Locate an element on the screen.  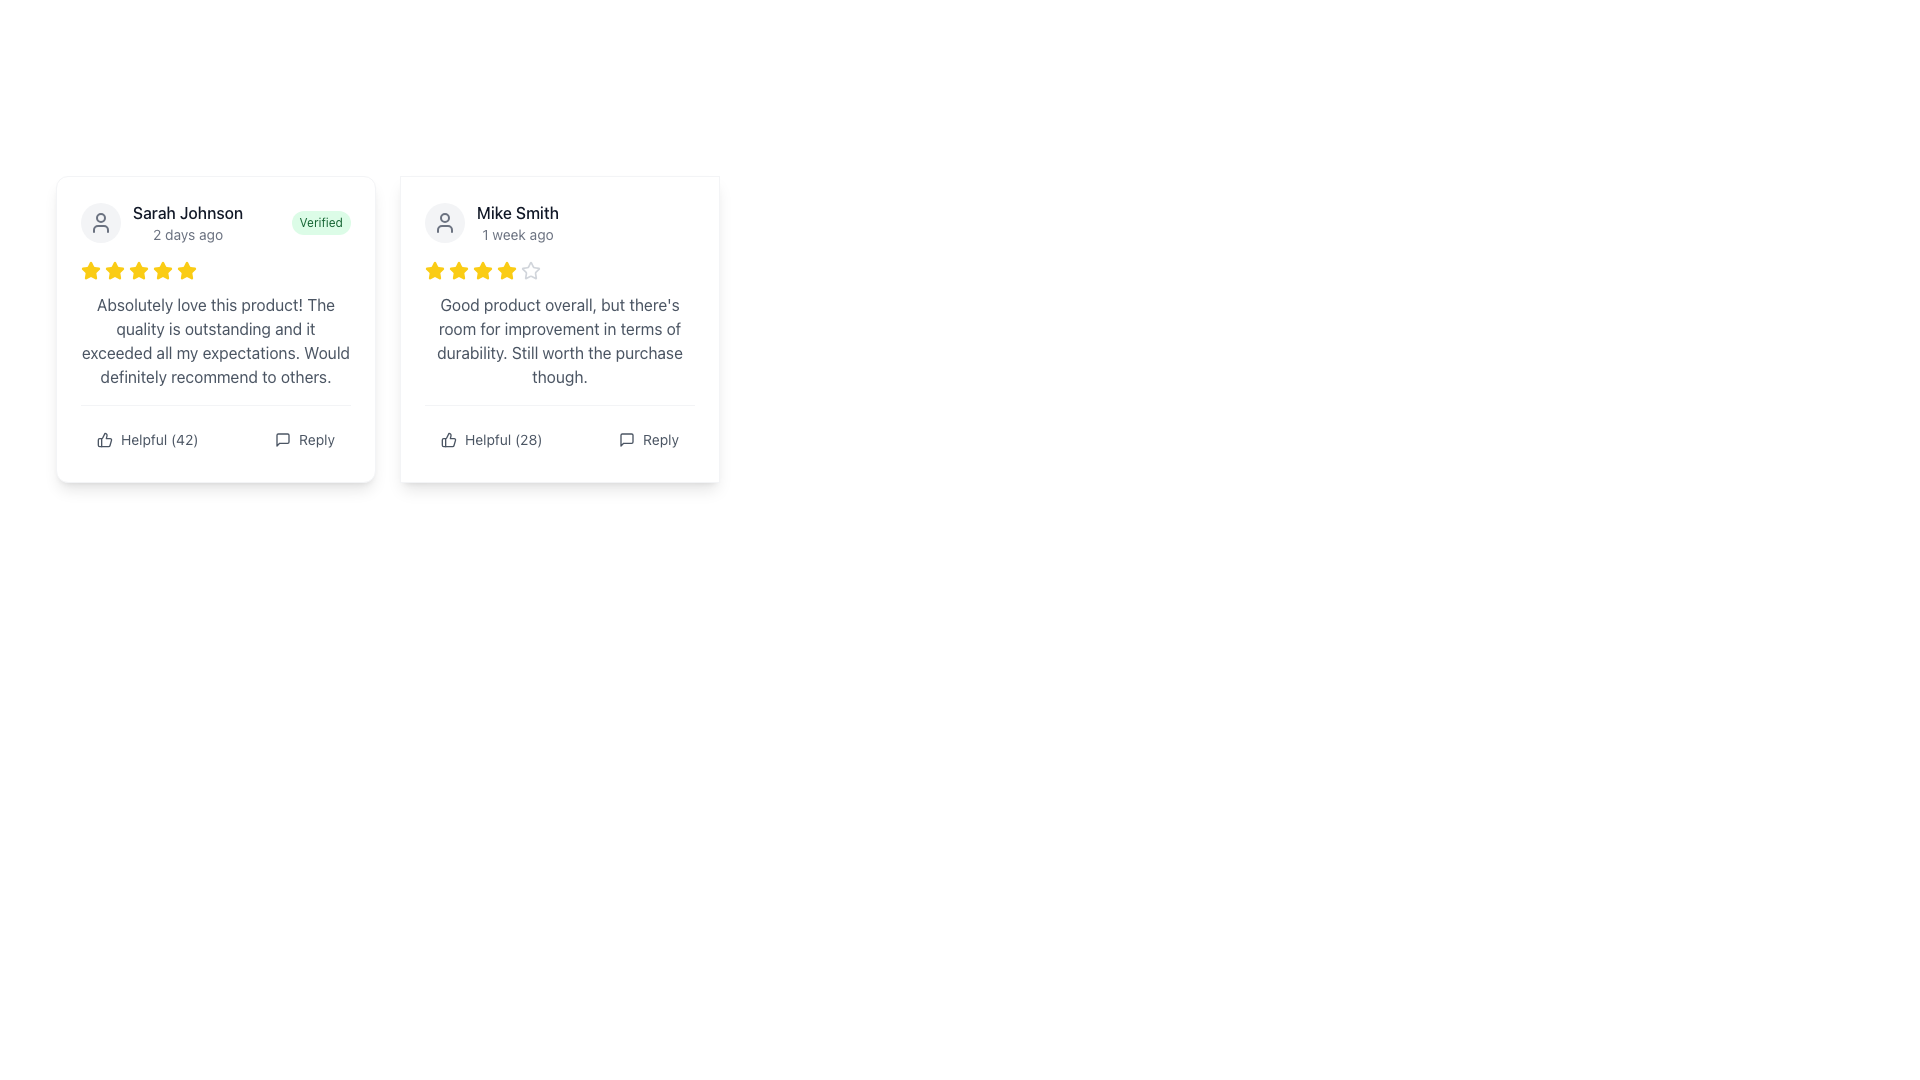
the verification status of the user 'Sarah Johnson' by interacting with the verification label located in the header section of her card, positioned to the right of her name and the time label '2 days ago' is located at coordinates (321, 223).